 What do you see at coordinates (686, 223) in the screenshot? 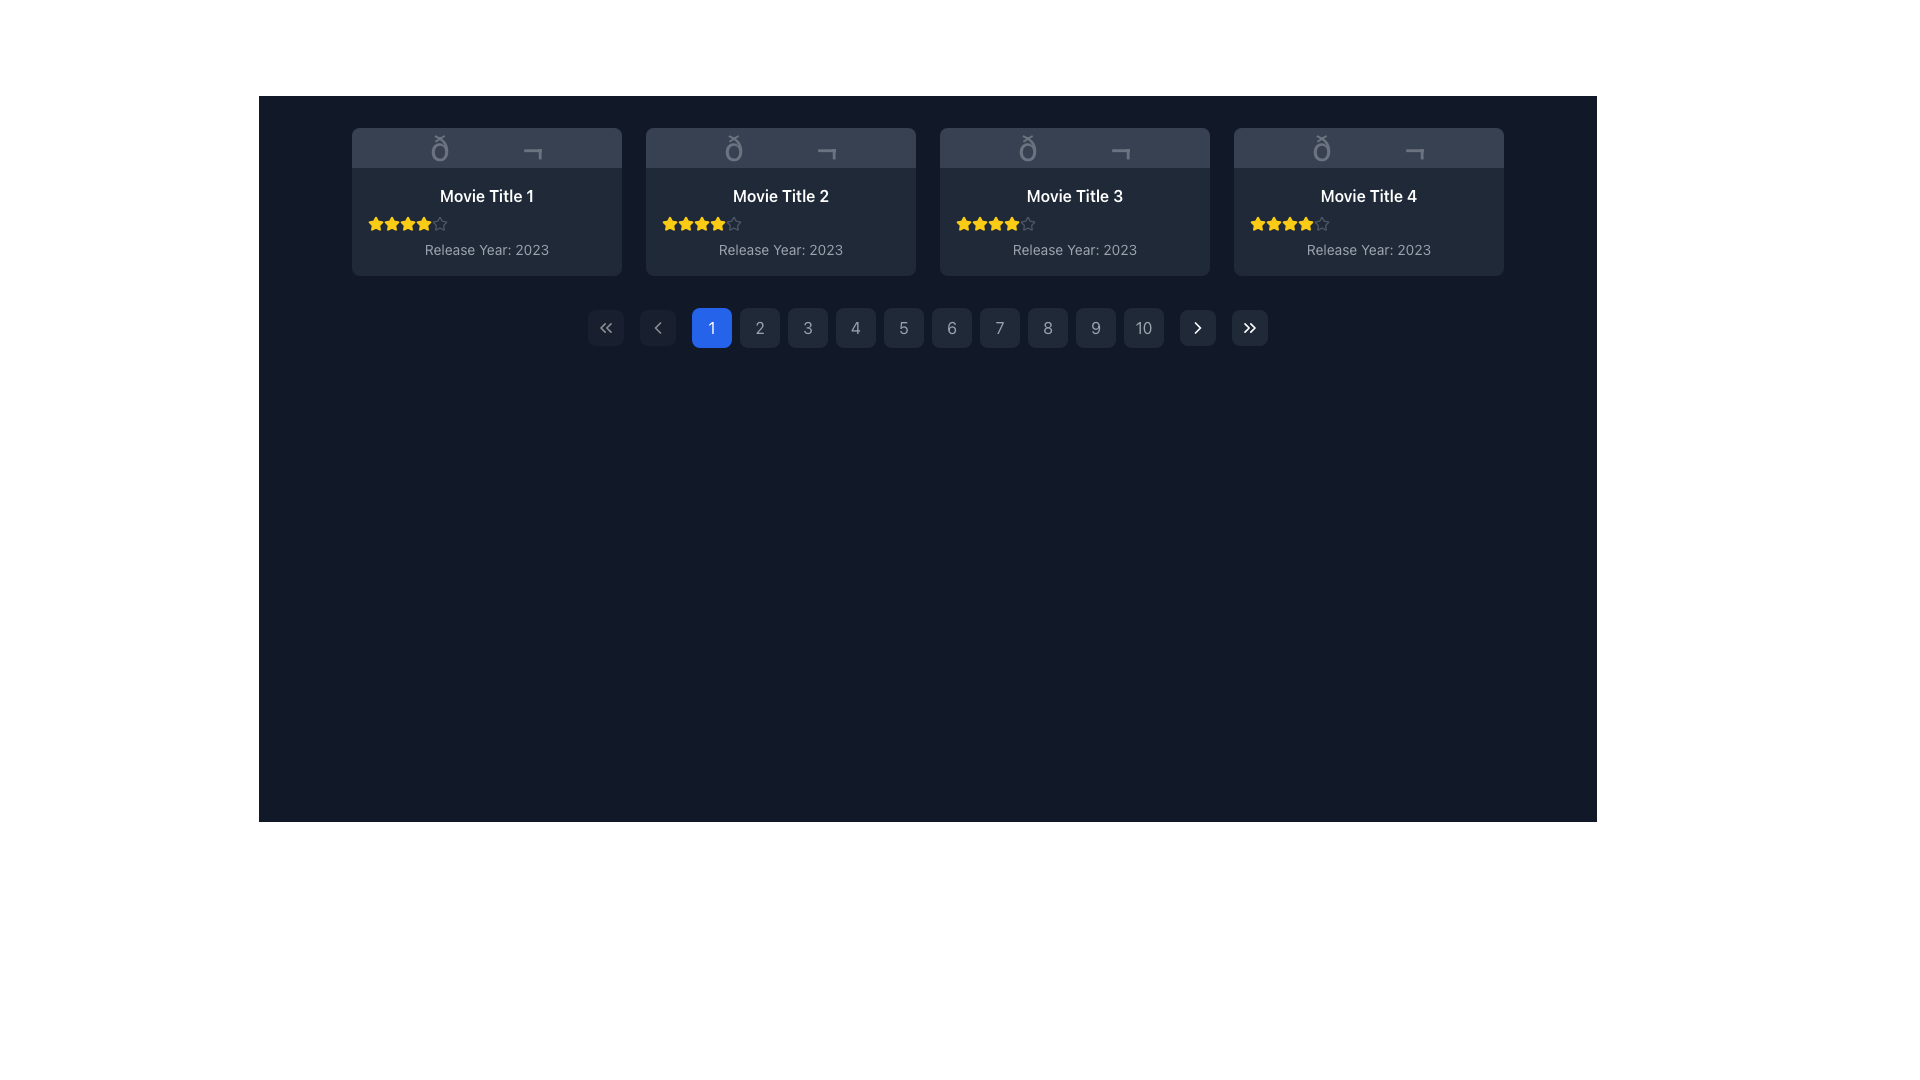
I see `the second star icon in the row of five stars under the title 'Movie Title 2' to rate it` at bounding box center [686, 223].